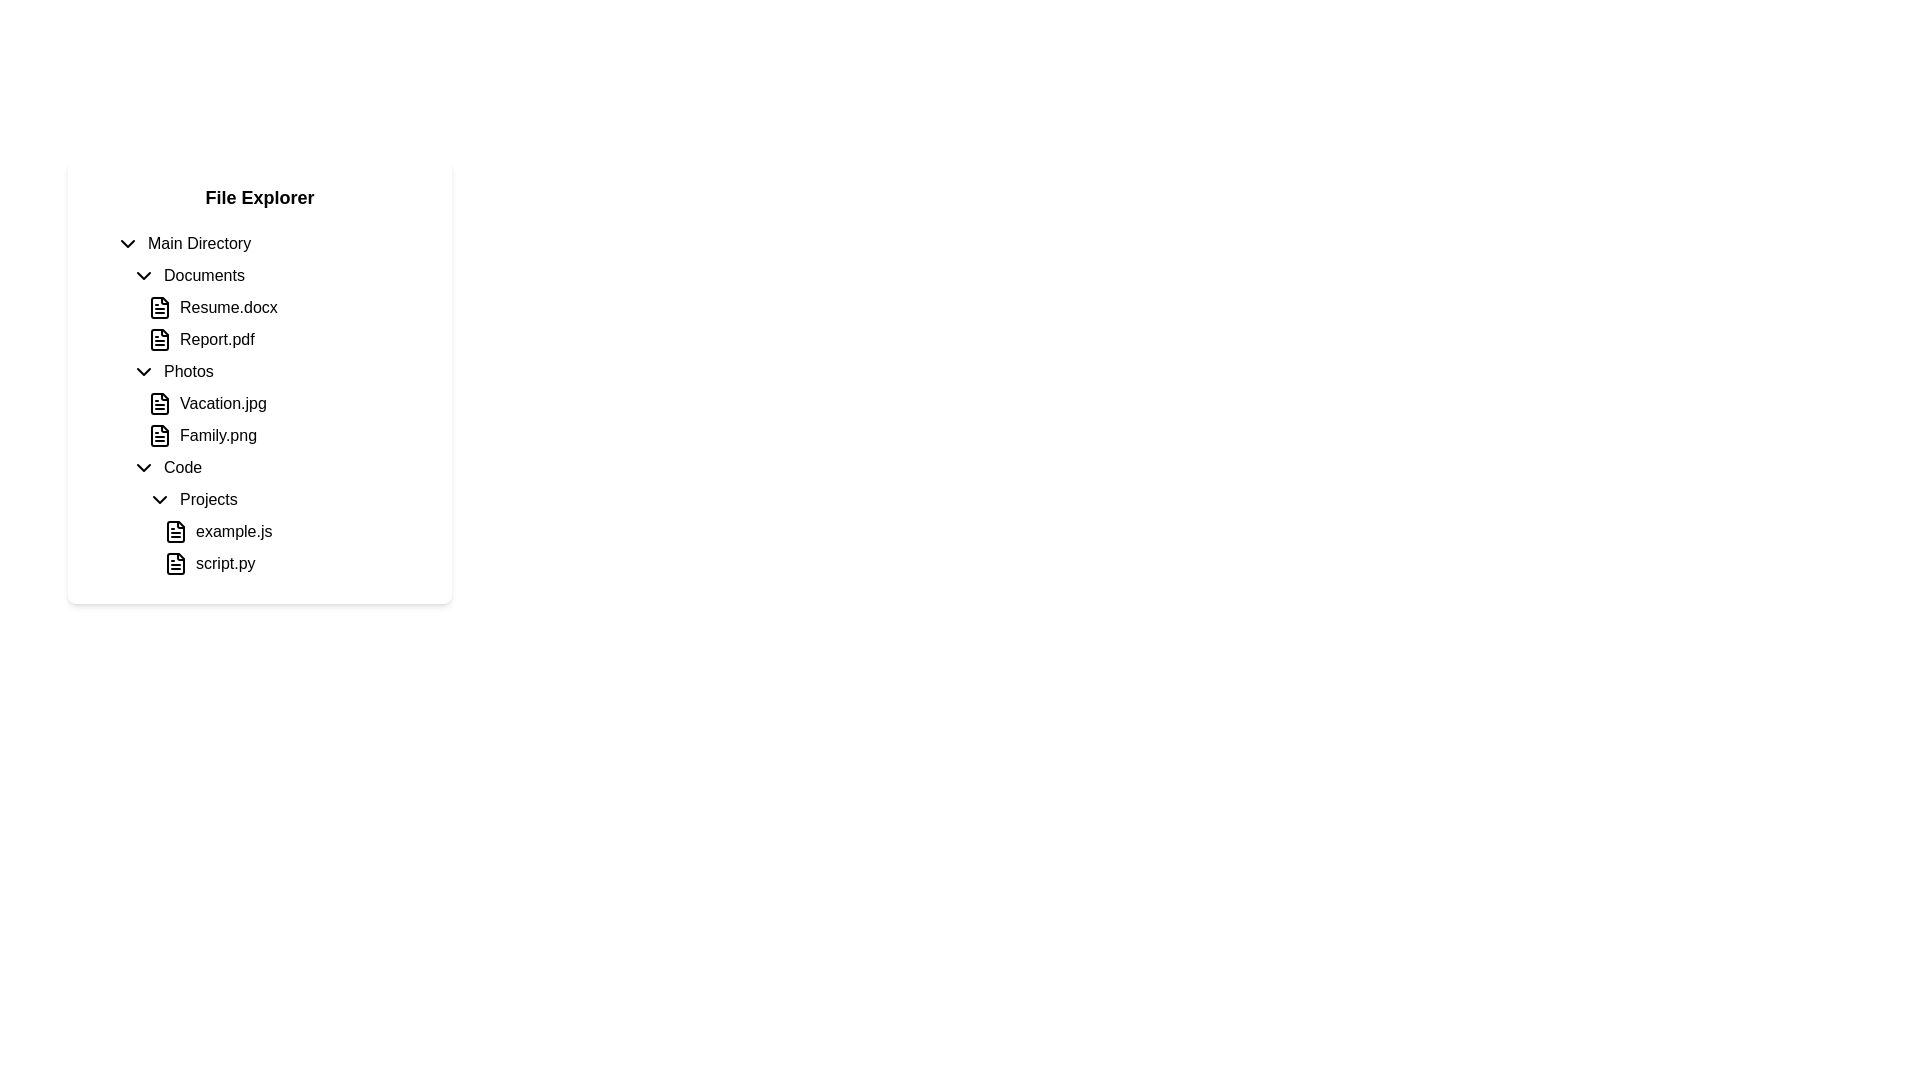 This screenshot has width=1920, height=1080. What do you see at coordinates (274, 434) in the screenshot?
I see `to select the file entry named 'Family.png' located under the 'Photos' section of the file explorer, which is the second item following 'Vacation.jpg'` at bounding box center [274, 434].